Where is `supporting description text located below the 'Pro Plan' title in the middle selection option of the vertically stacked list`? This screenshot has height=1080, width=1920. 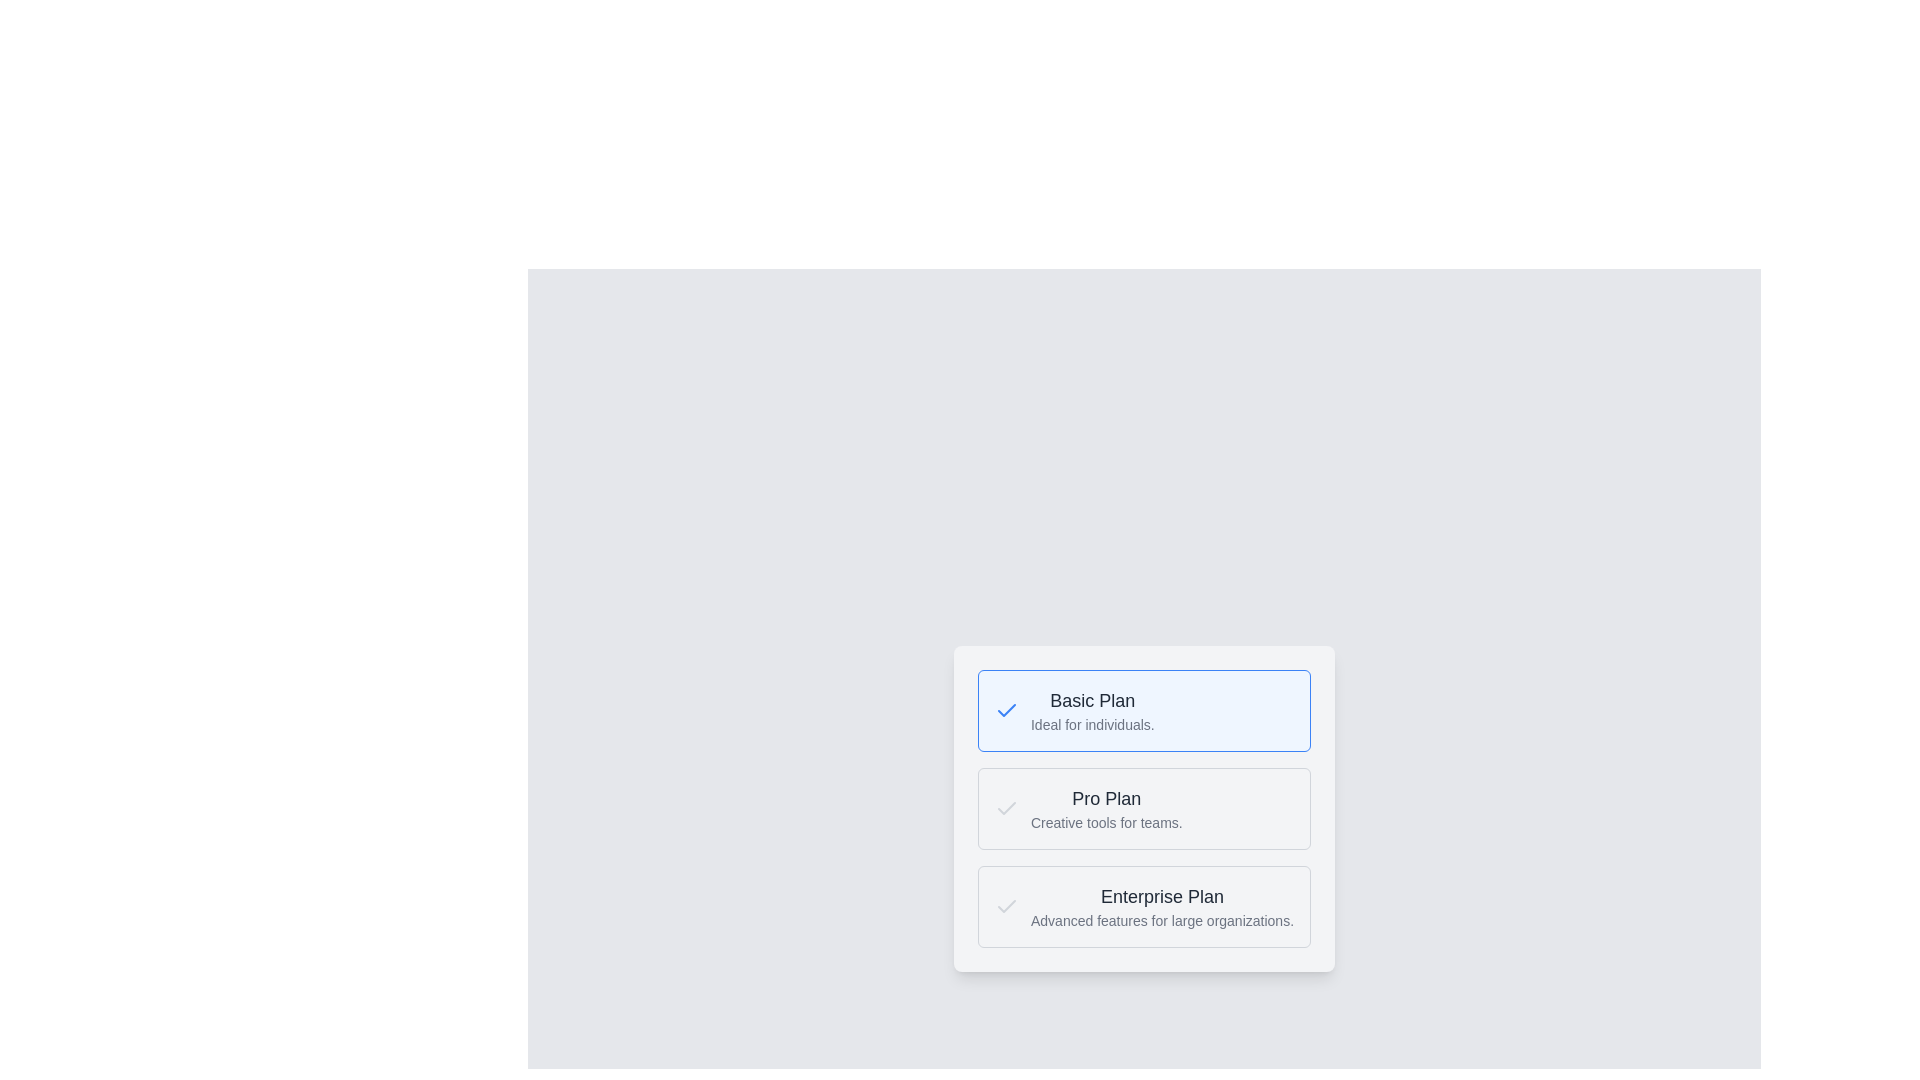 supporting description text located below the 'Pro Plan' title in the middle selection option of the vertically stacked list is located at coordinates (1105, 822).